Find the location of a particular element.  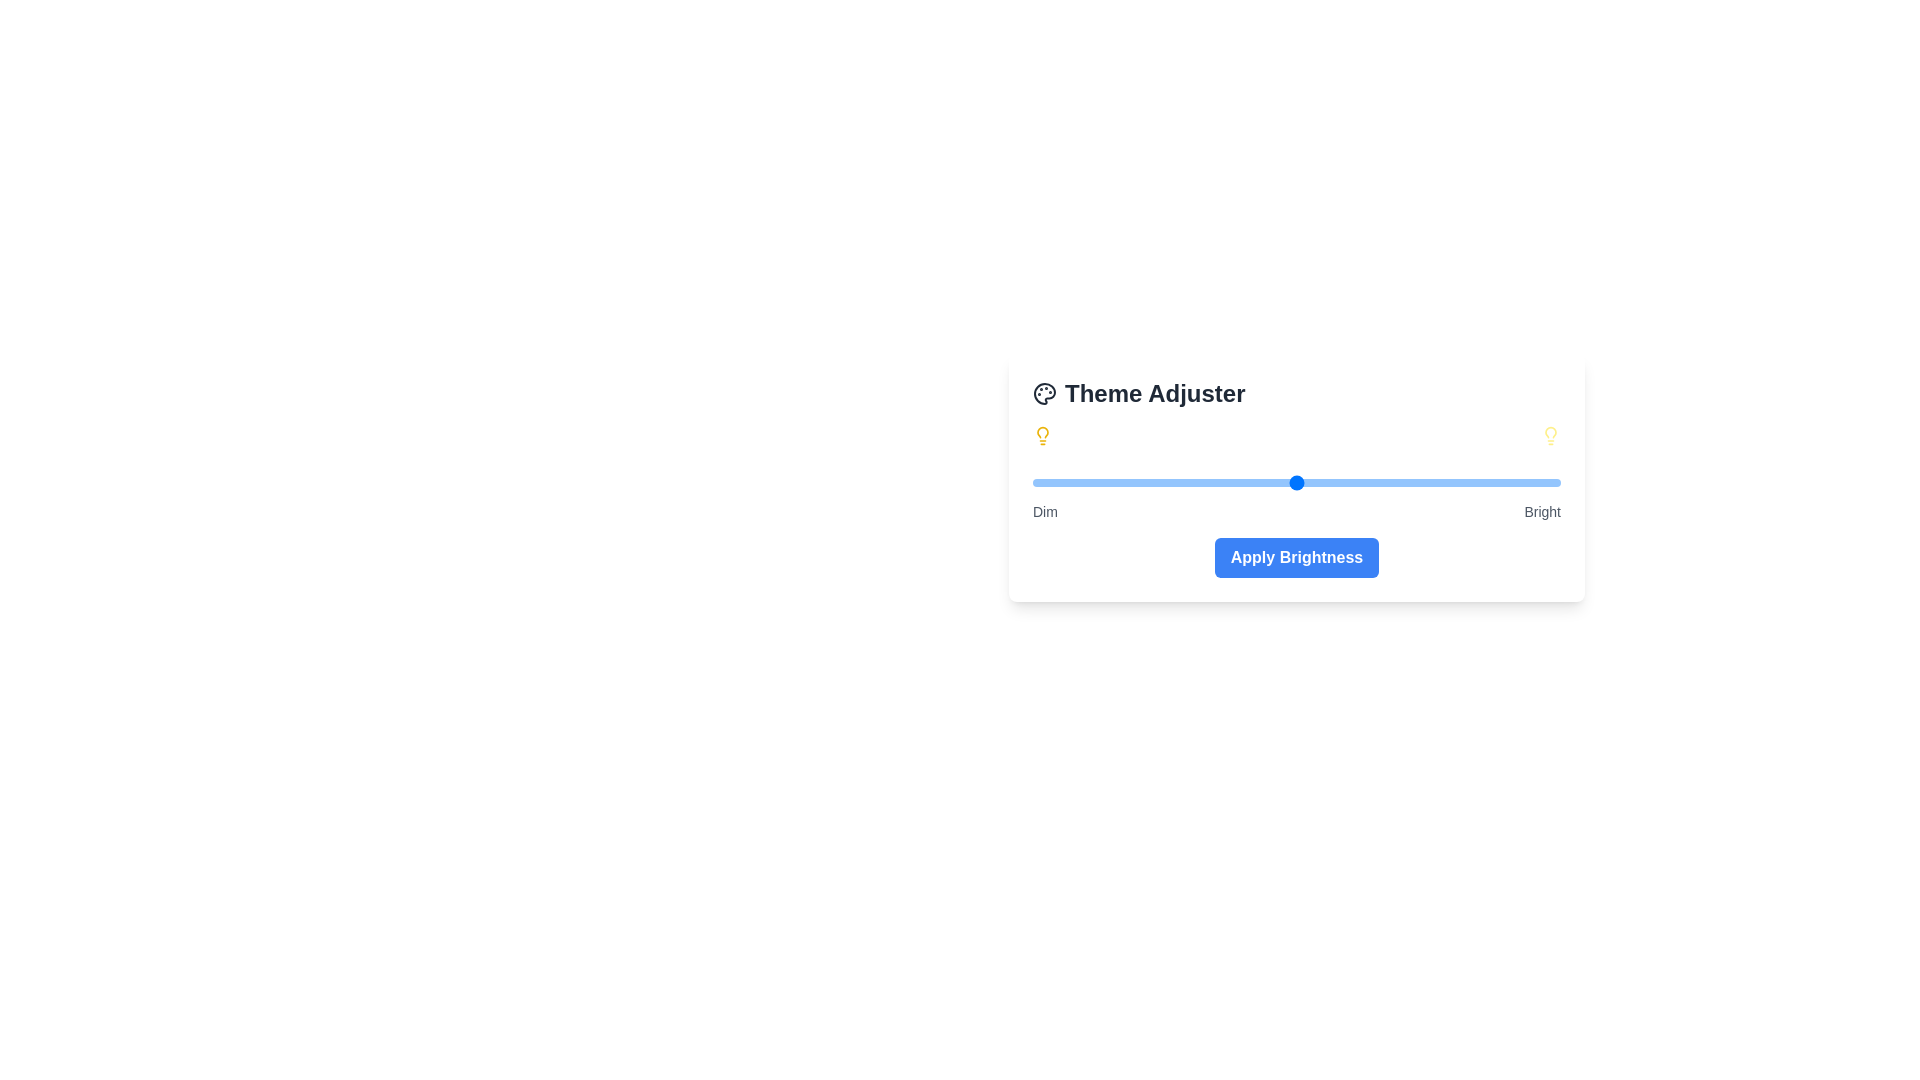

the brightness slider to 33% to observe the visual changes is located at coordinates (1206, 482).